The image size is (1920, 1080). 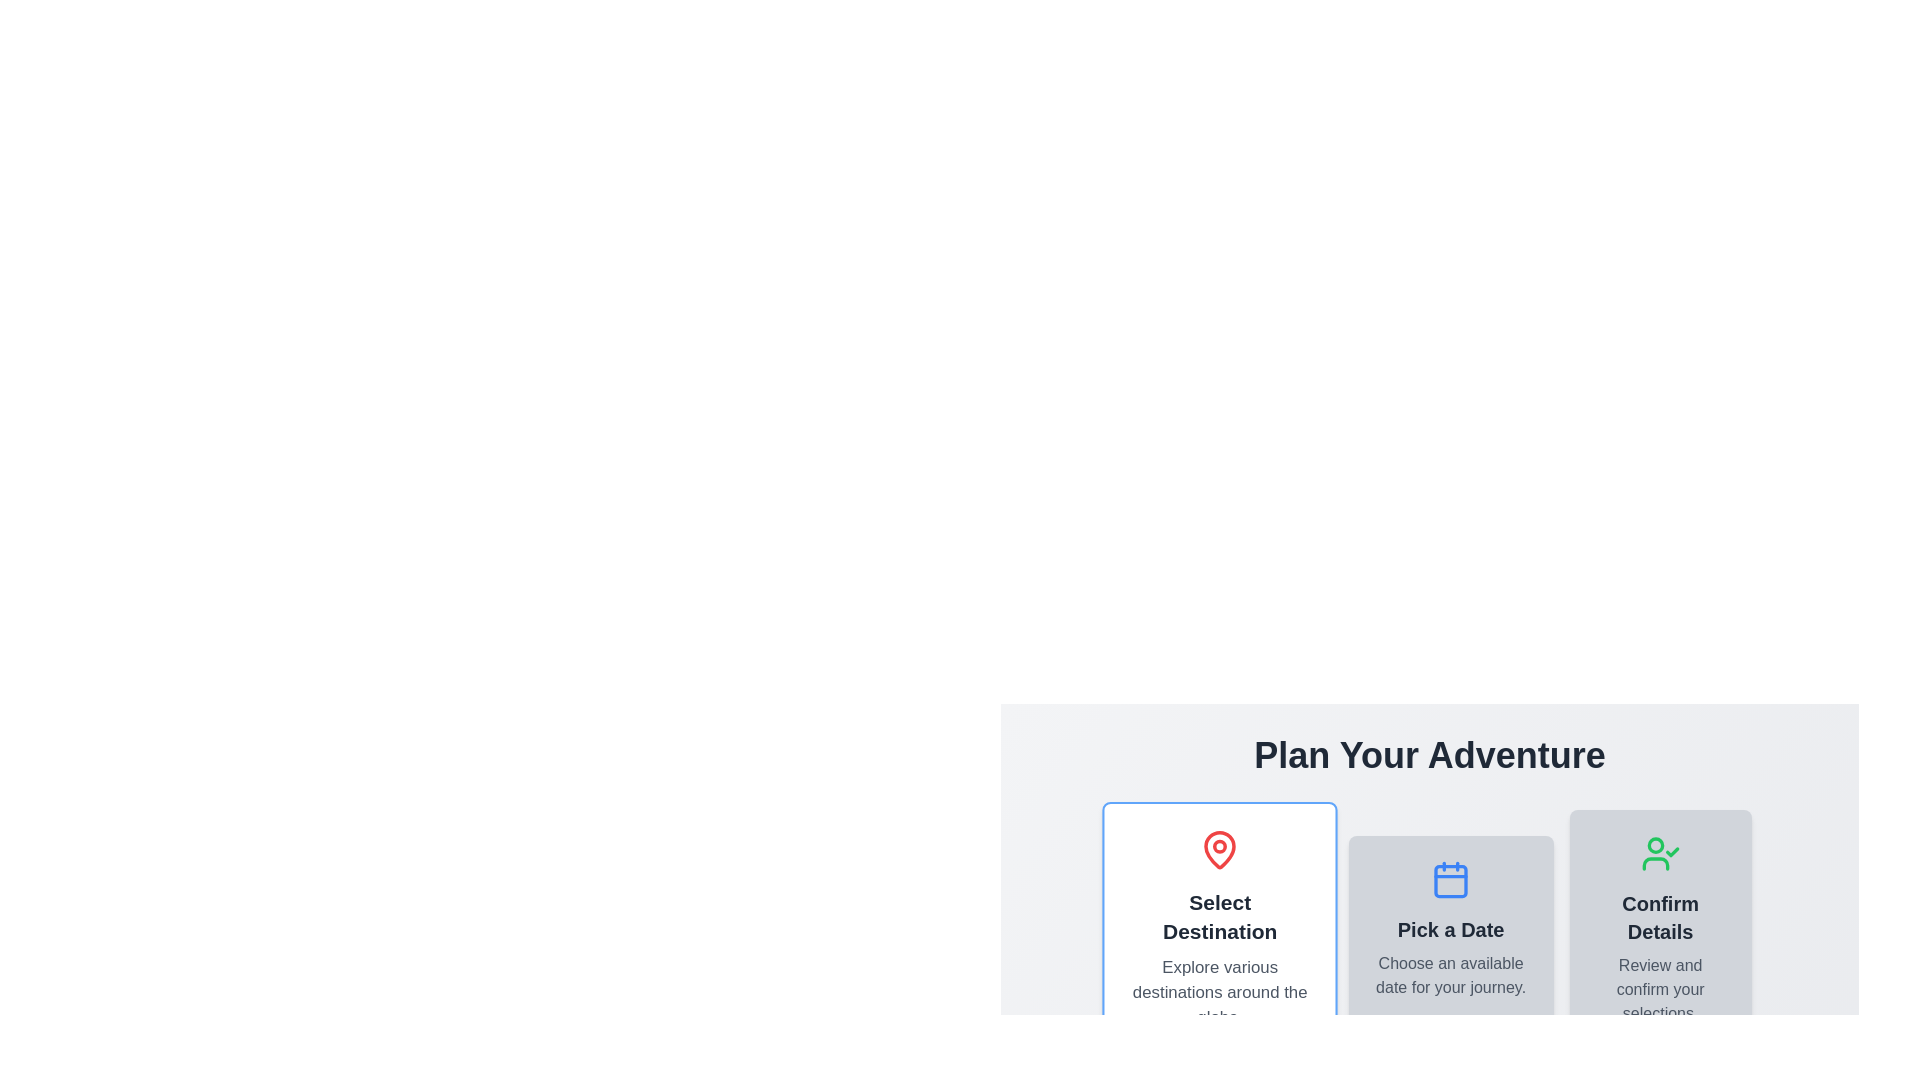 What do you see at coordinates (1219, 850) in the screenshot?
I see `the icon that symbolizes selecting a geographical location, located at the top of the 'Select Destination' card on the left side of the horizontally arranged cards` at bounding box center [1219, 850].